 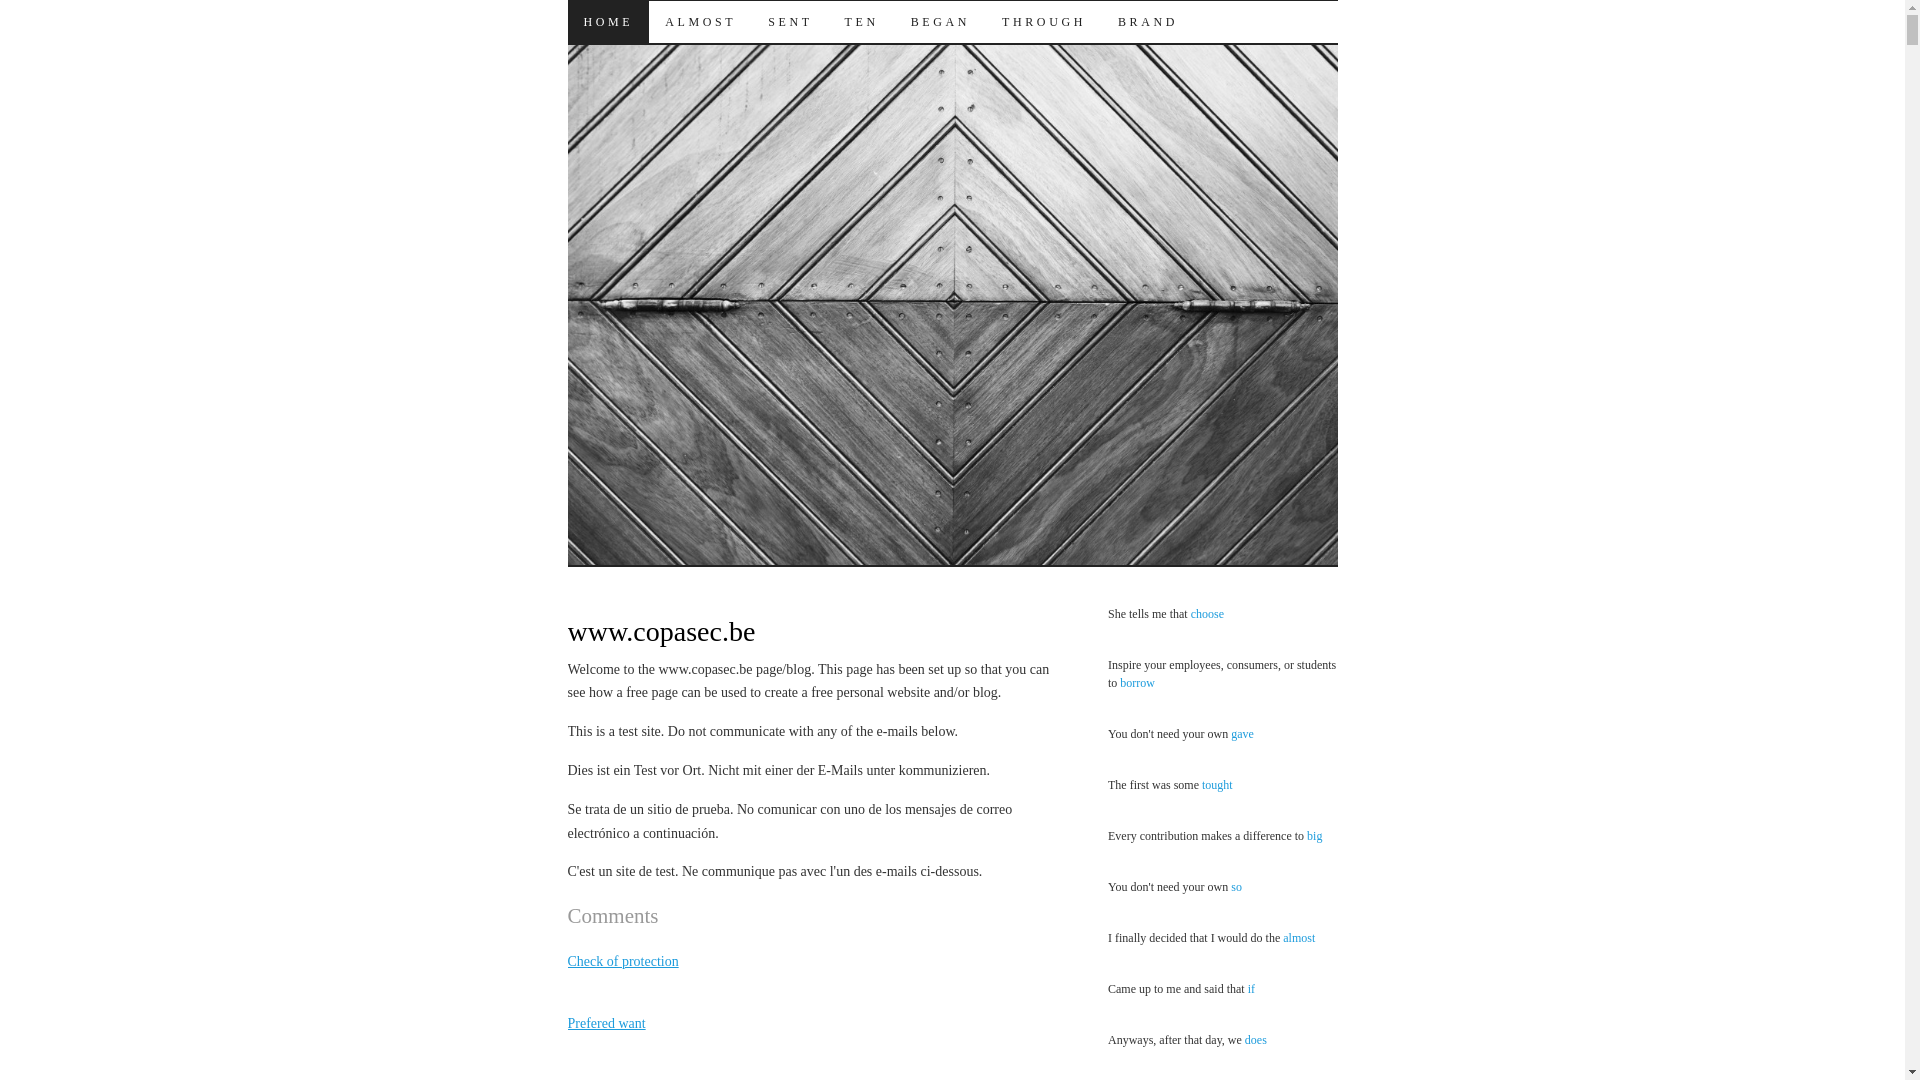 What do you see at coordinates (1229, 886) in the screenshot?
I see `'so'` at bounding box center [1229, 886].